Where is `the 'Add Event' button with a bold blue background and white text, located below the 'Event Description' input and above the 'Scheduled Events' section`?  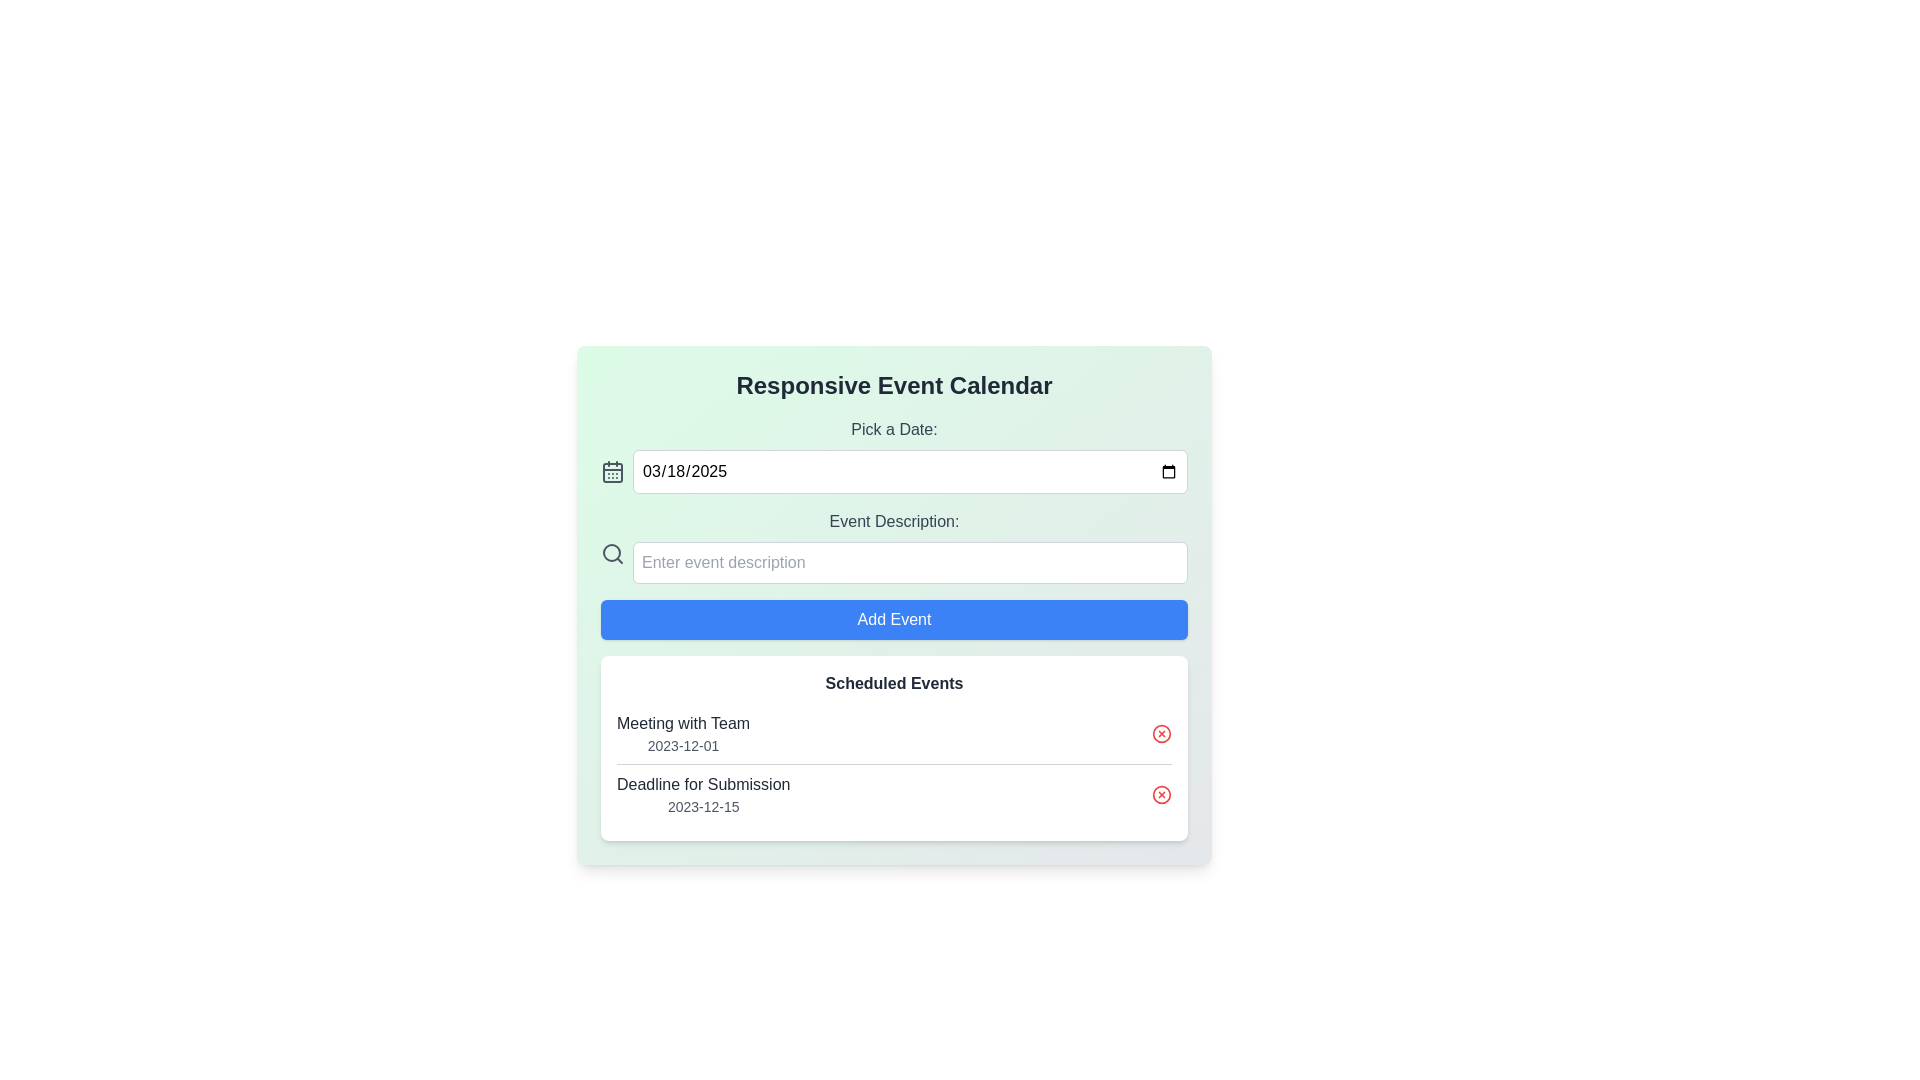
the 'Add Event' button with a bold blue background and white text, located below the 'Event Description' input and above the 'Scheduled Events' section is located at coordinates (893, 604).